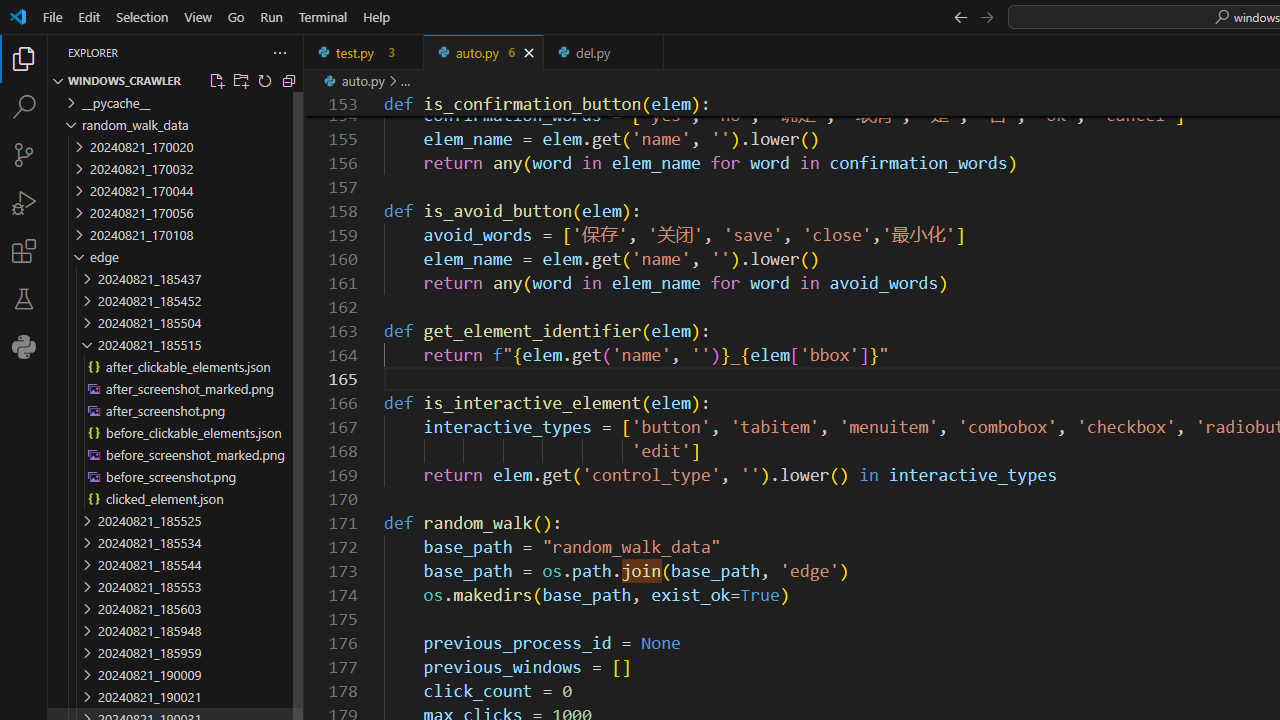 Image resolution: width=1280 pixels, height=720 pixels. I want to click on 'Python', so click(24, 346).